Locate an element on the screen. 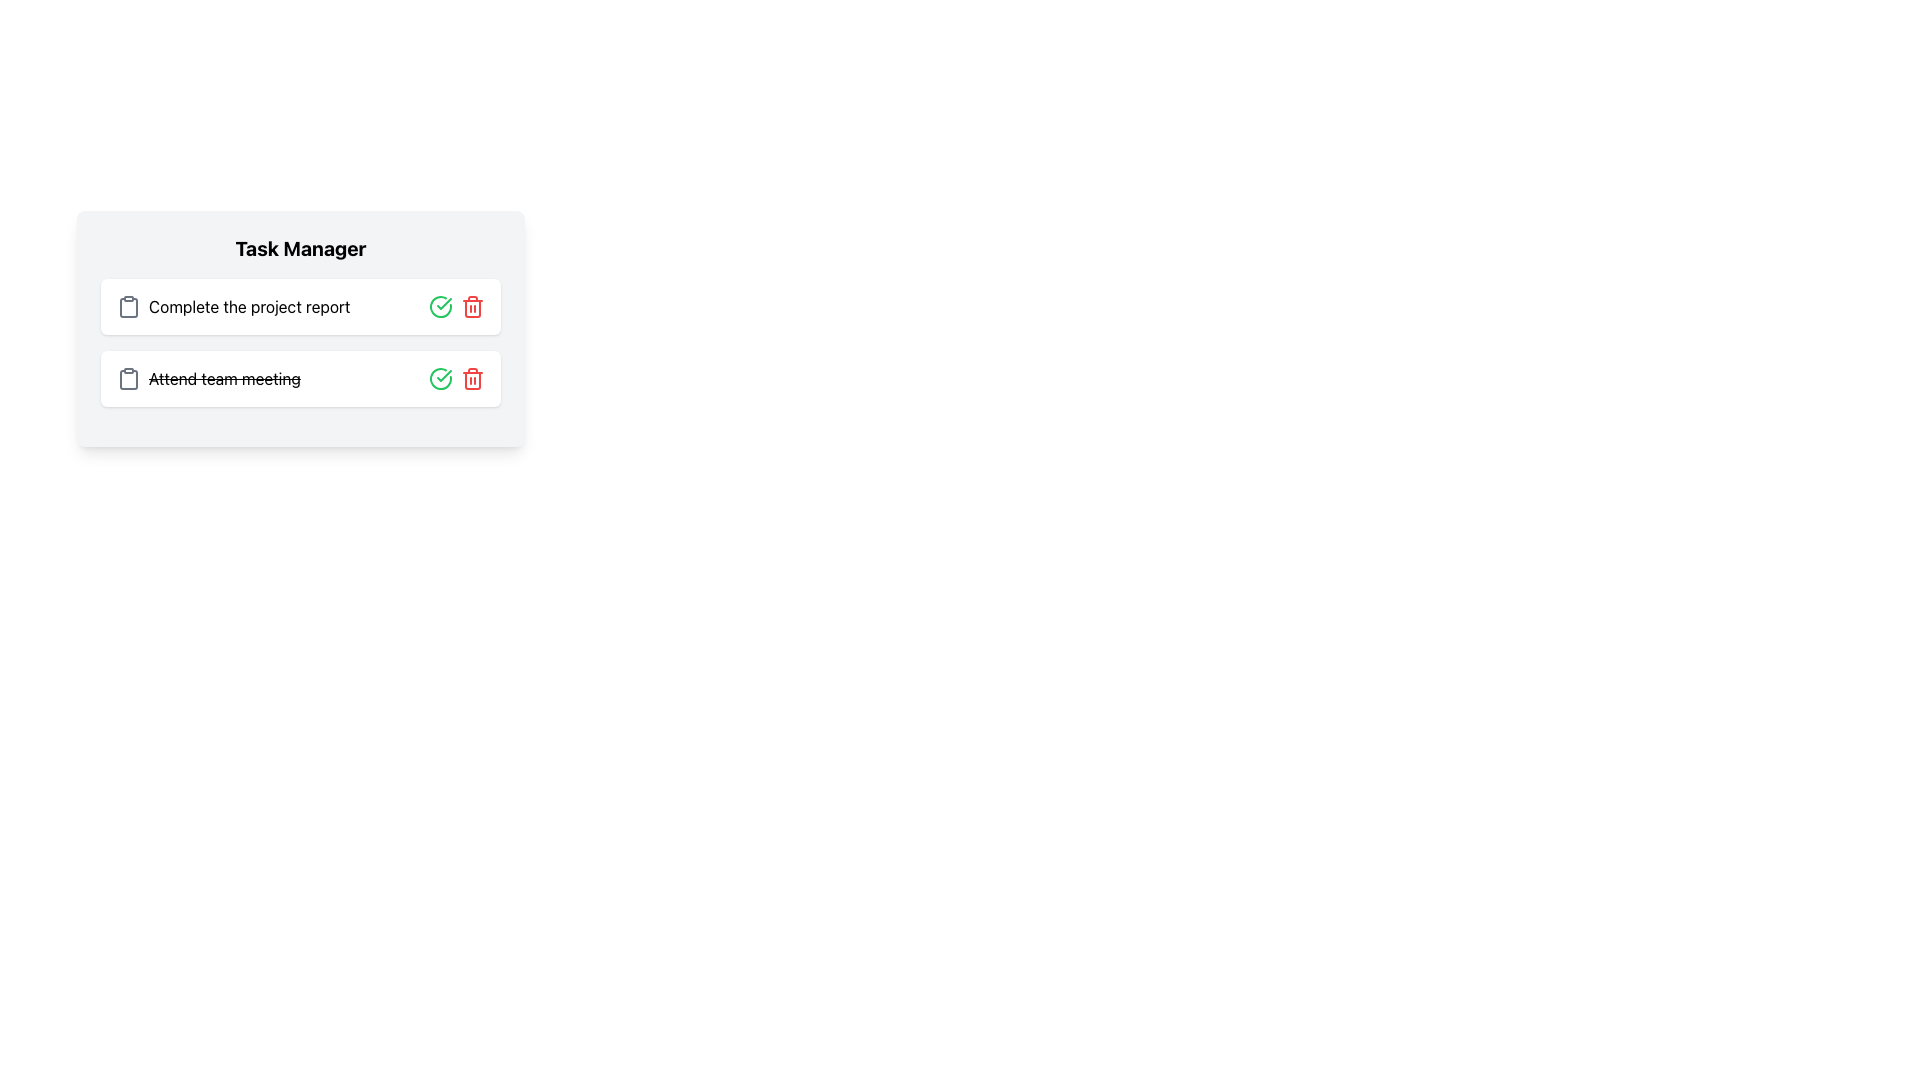 The image size is (1920, 1080). the clipboard icon located to the left of the line-through styled text 'Attend team meeting' is located at coordinates (128, 378).